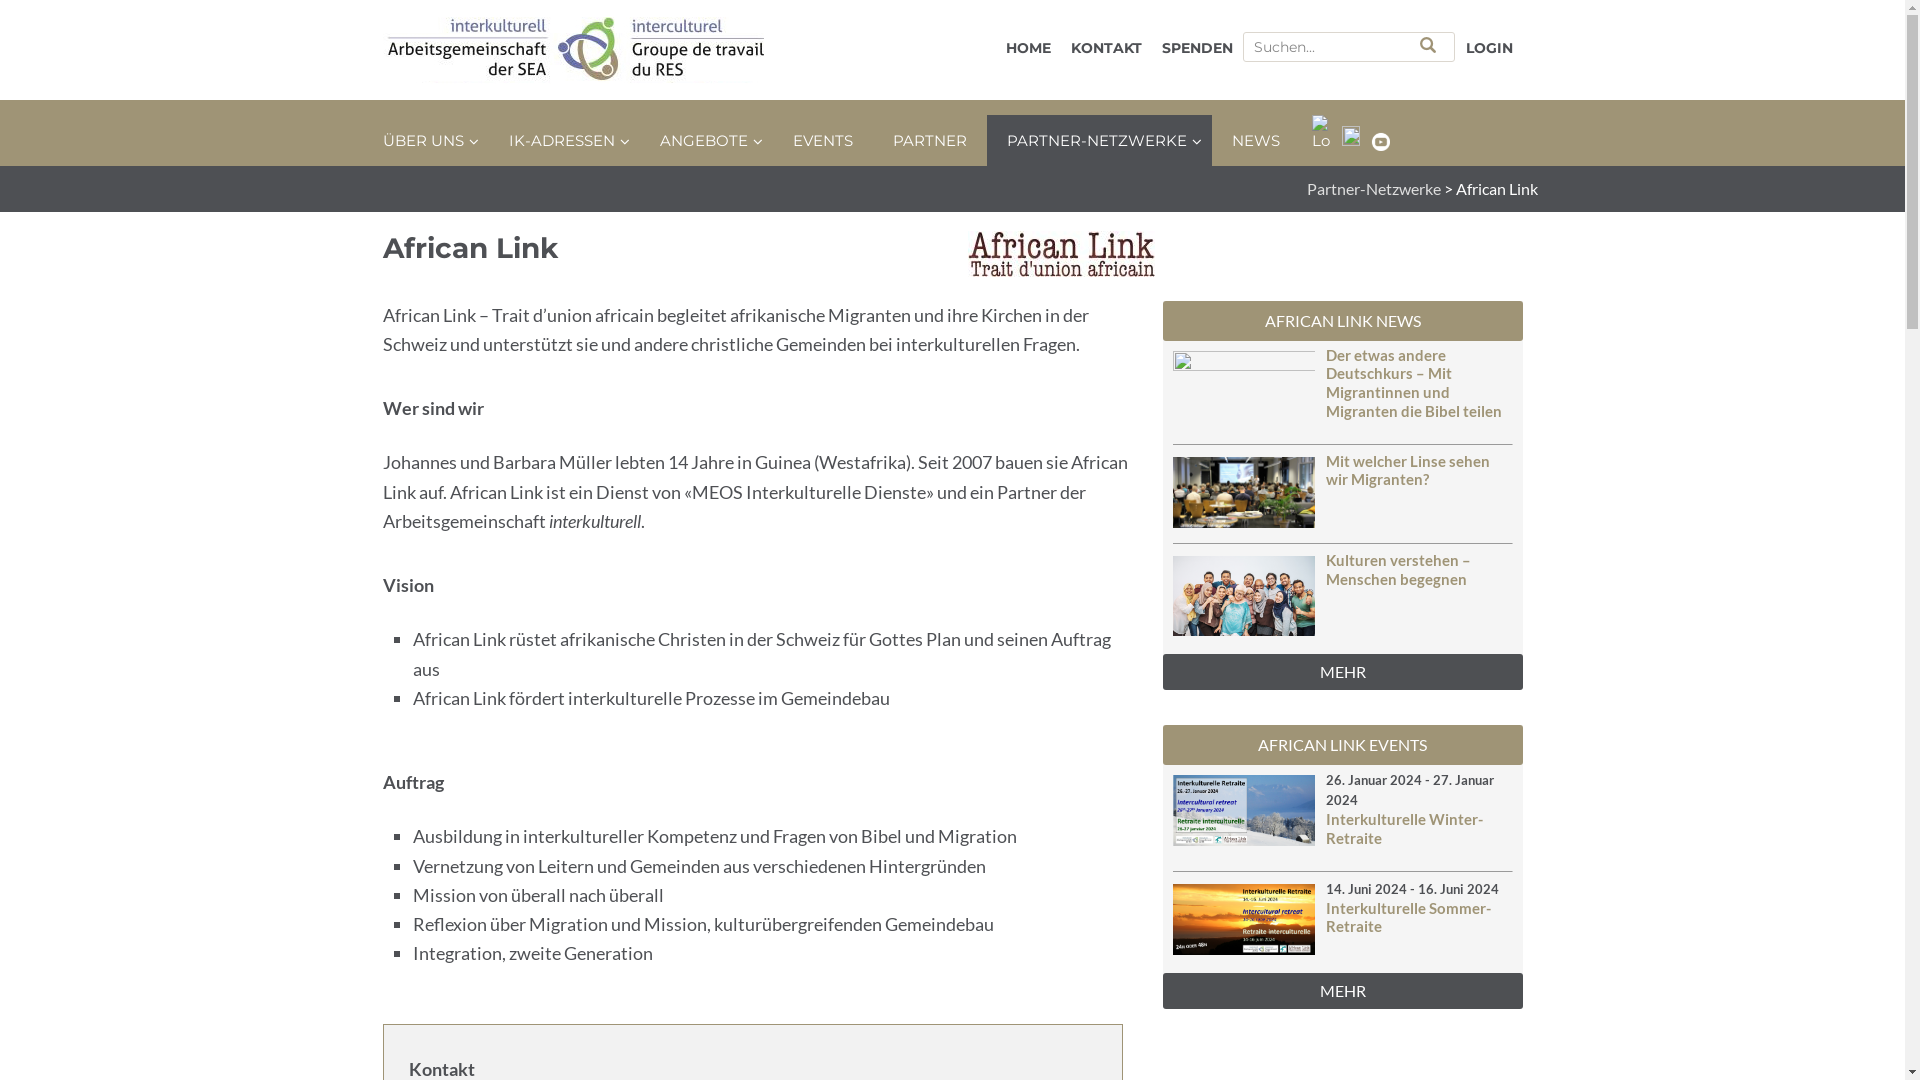 This screenshot has height=1080, width=1920. Describe the element at coordinates (1427, 45) in the screenshot. I see `'Search'` at that location.